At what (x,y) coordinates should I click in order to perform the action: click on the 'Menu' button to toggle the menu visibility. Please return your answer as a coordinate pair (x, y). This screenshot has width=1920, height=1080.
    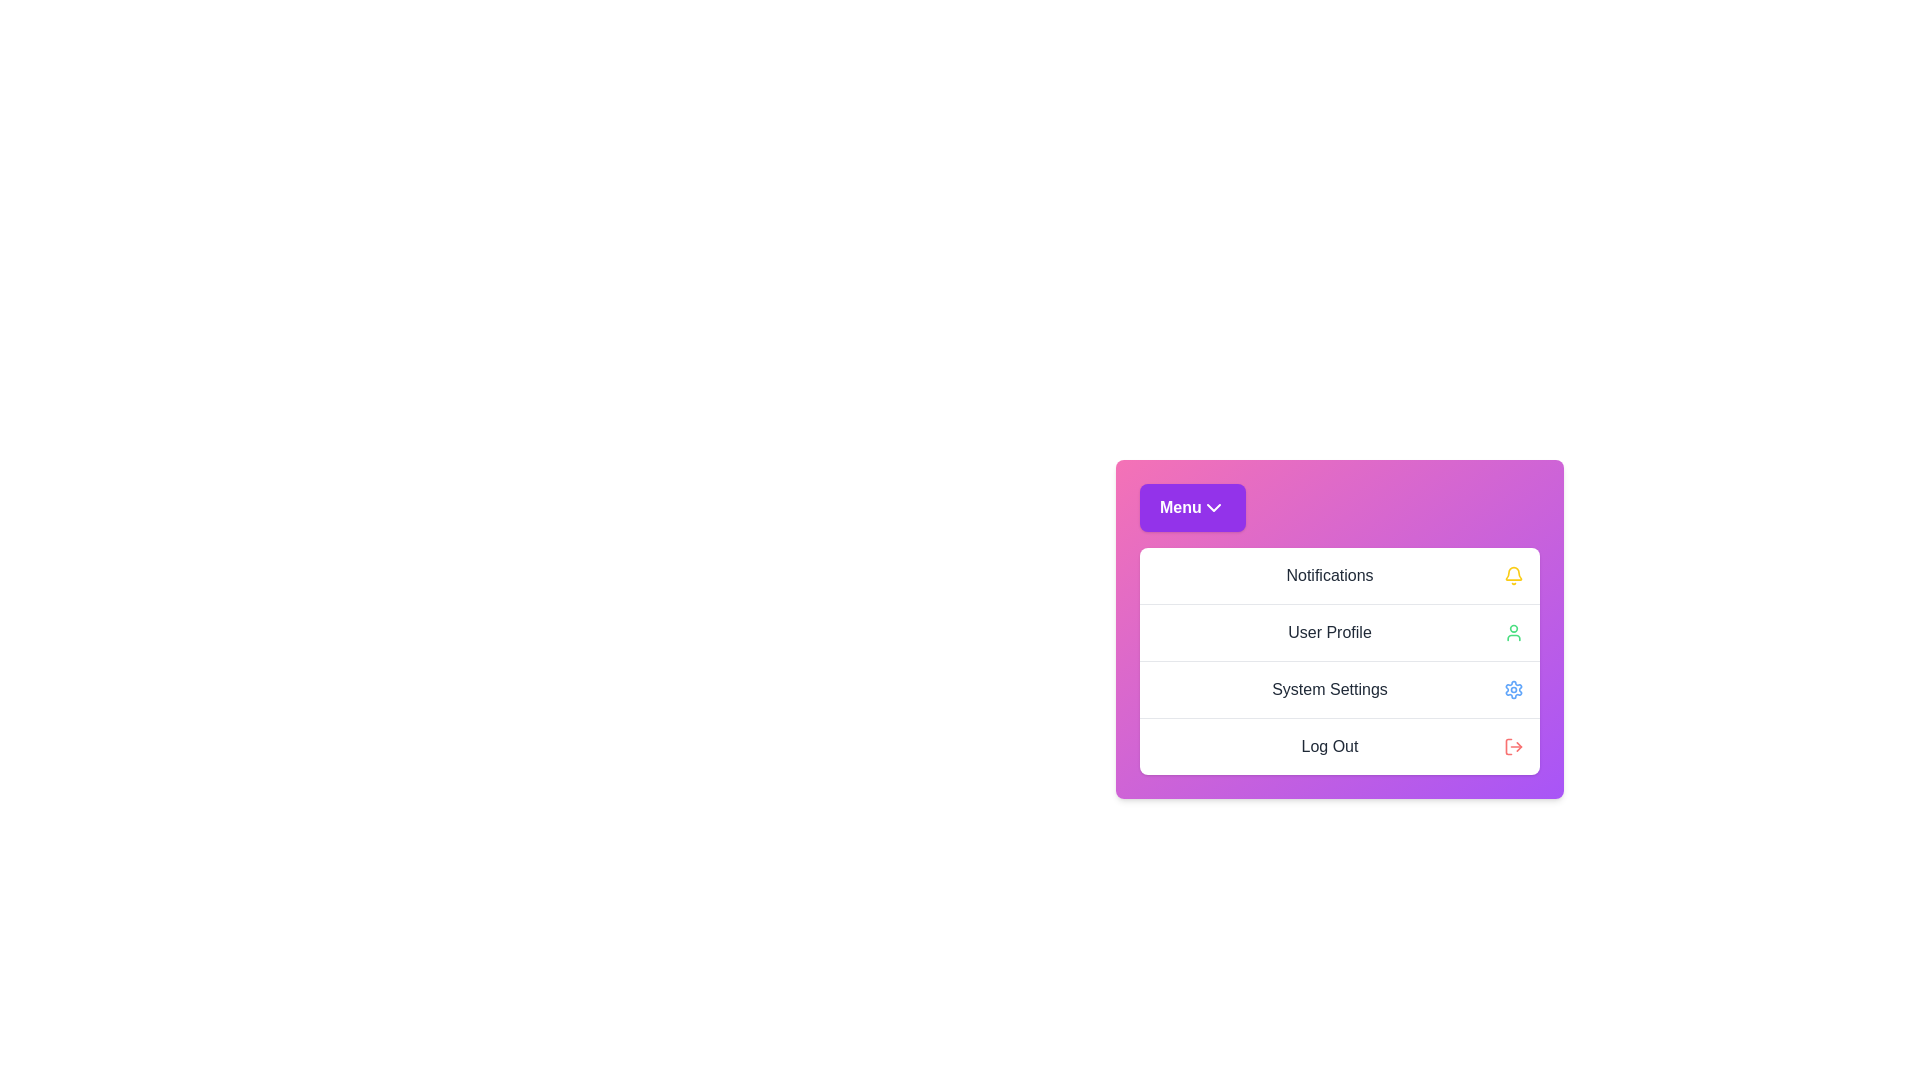
    Looking at the image, I should click on (1192, 507).